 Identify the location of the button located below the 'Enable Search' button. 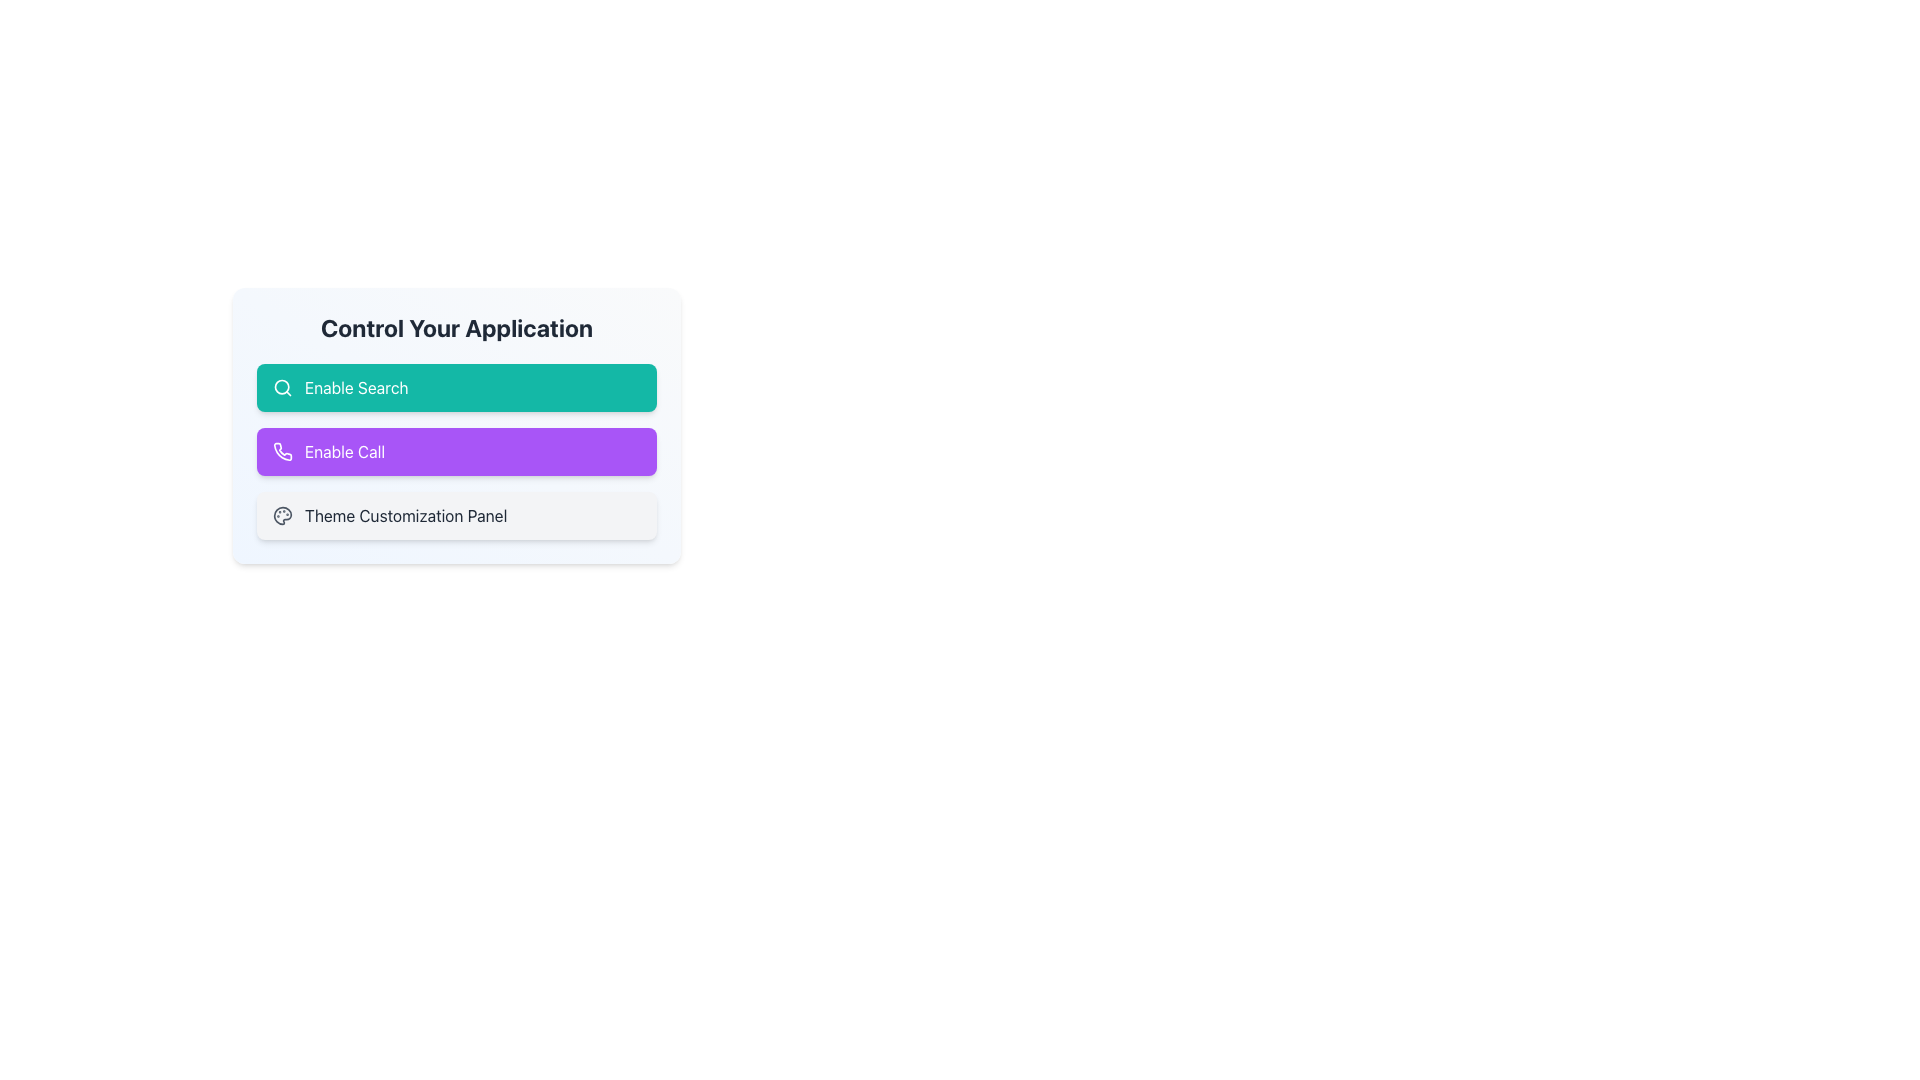
(455, 451).